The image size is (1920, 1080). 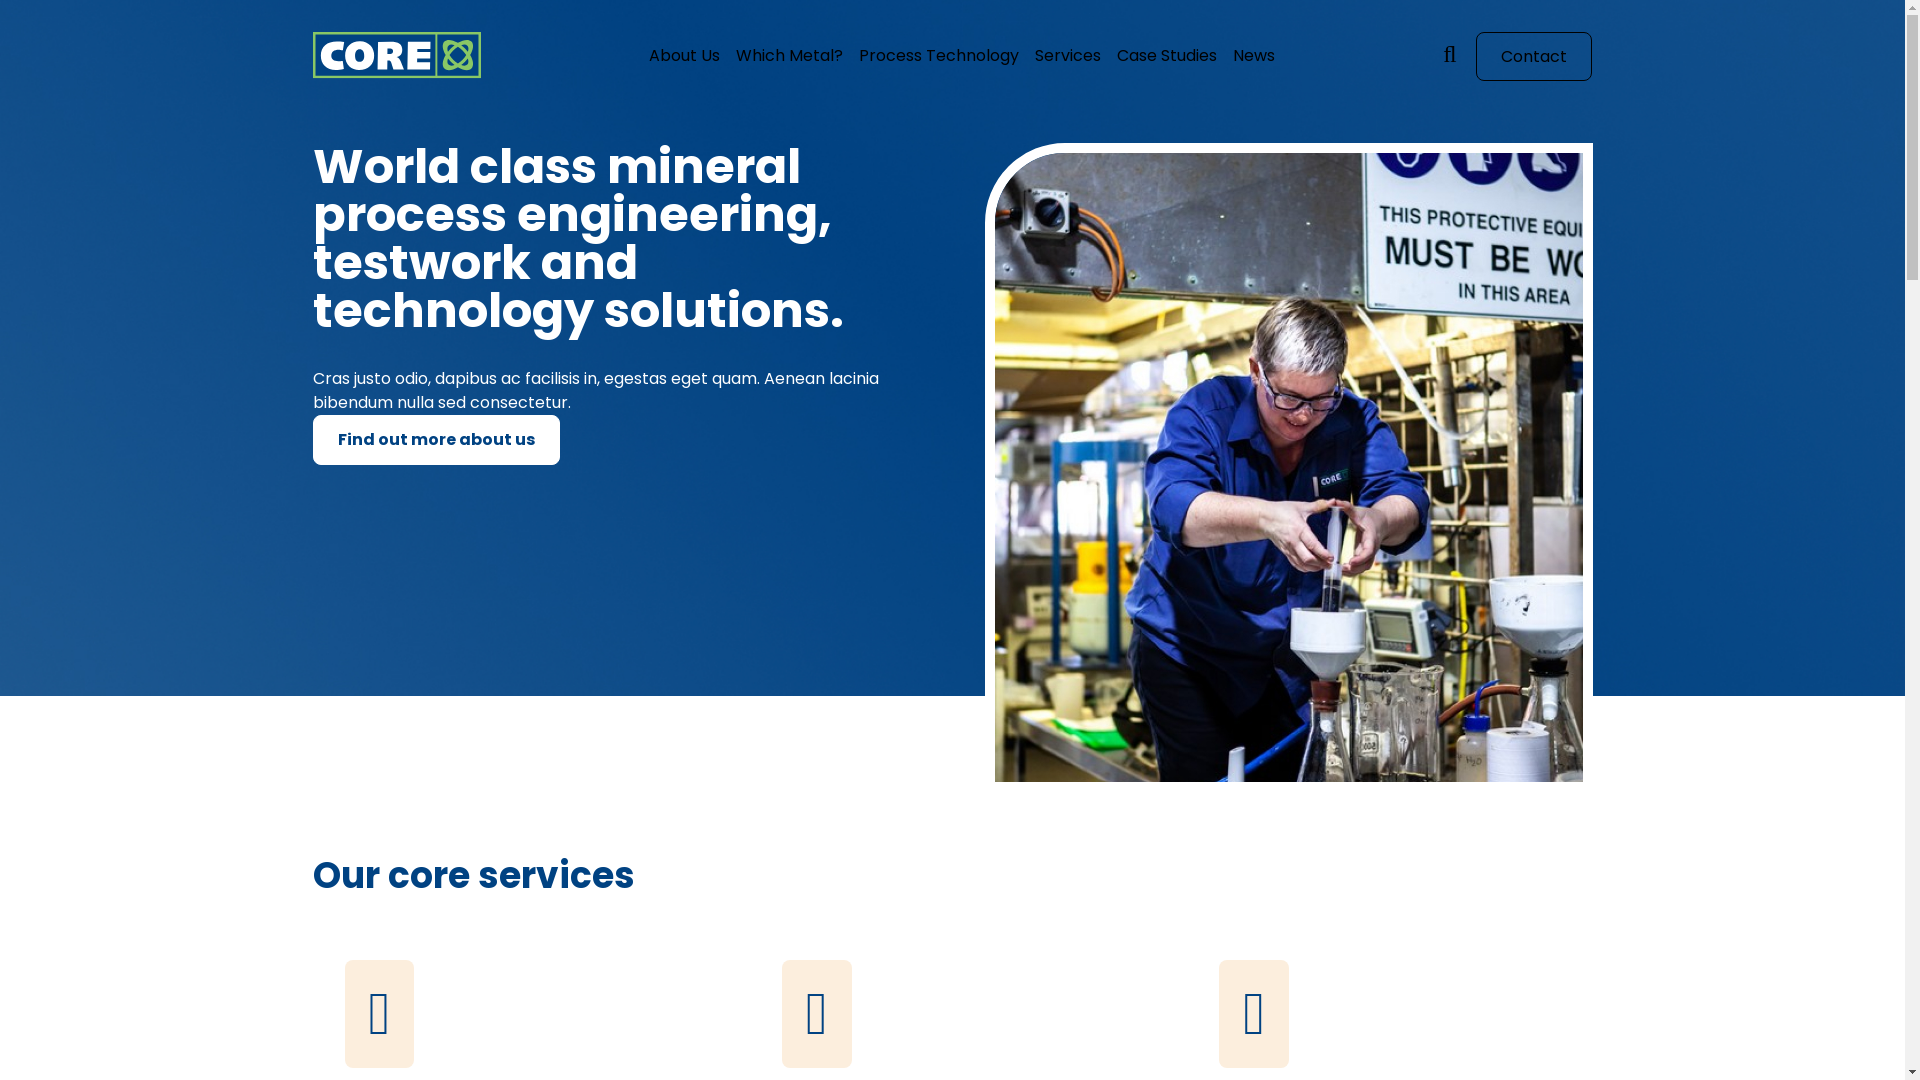 What do you see at coordinates (1476, 55) in the screenshot?
I see `'Contact'` at bounding box center [1476, 55].